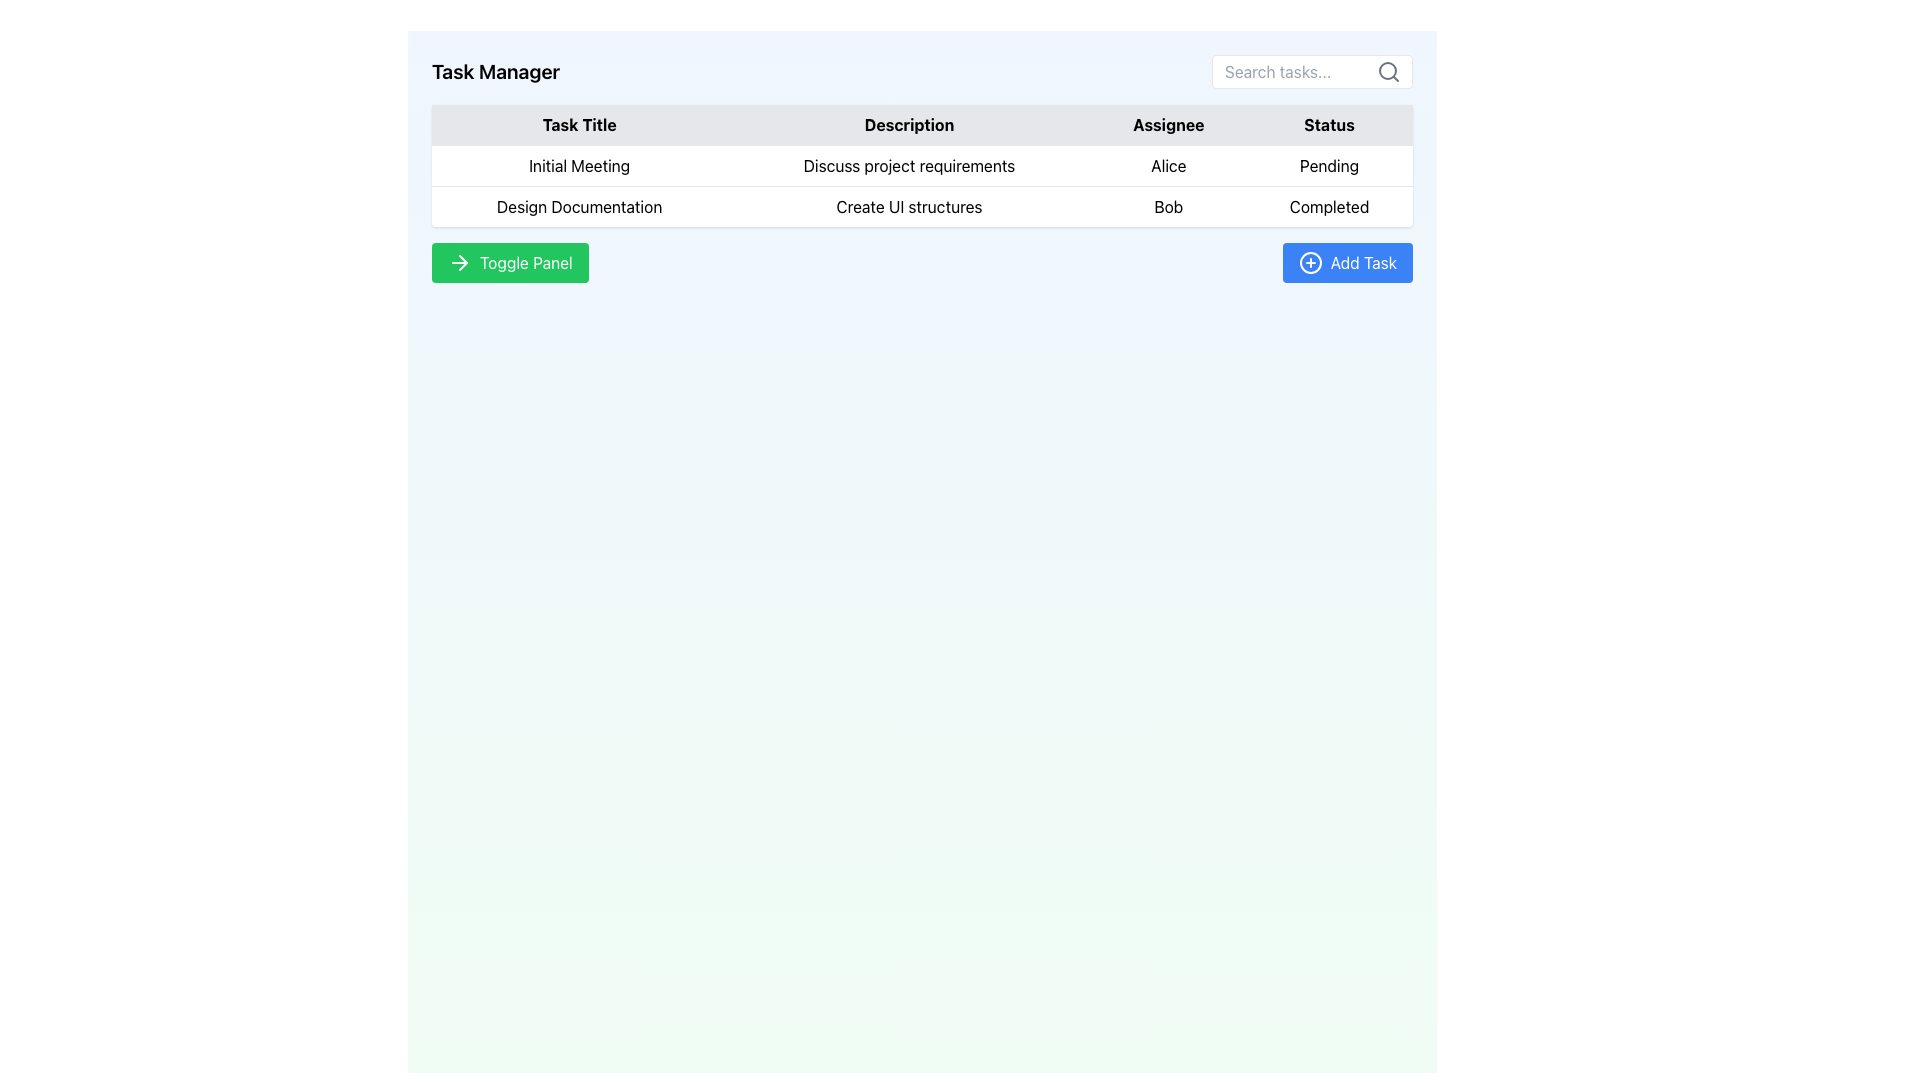  What do you see at coordinates (1347, 261) in the screenshot?
I see `the 'Add Task' button with a blue background and white text` at bounding box center [1347, 261].